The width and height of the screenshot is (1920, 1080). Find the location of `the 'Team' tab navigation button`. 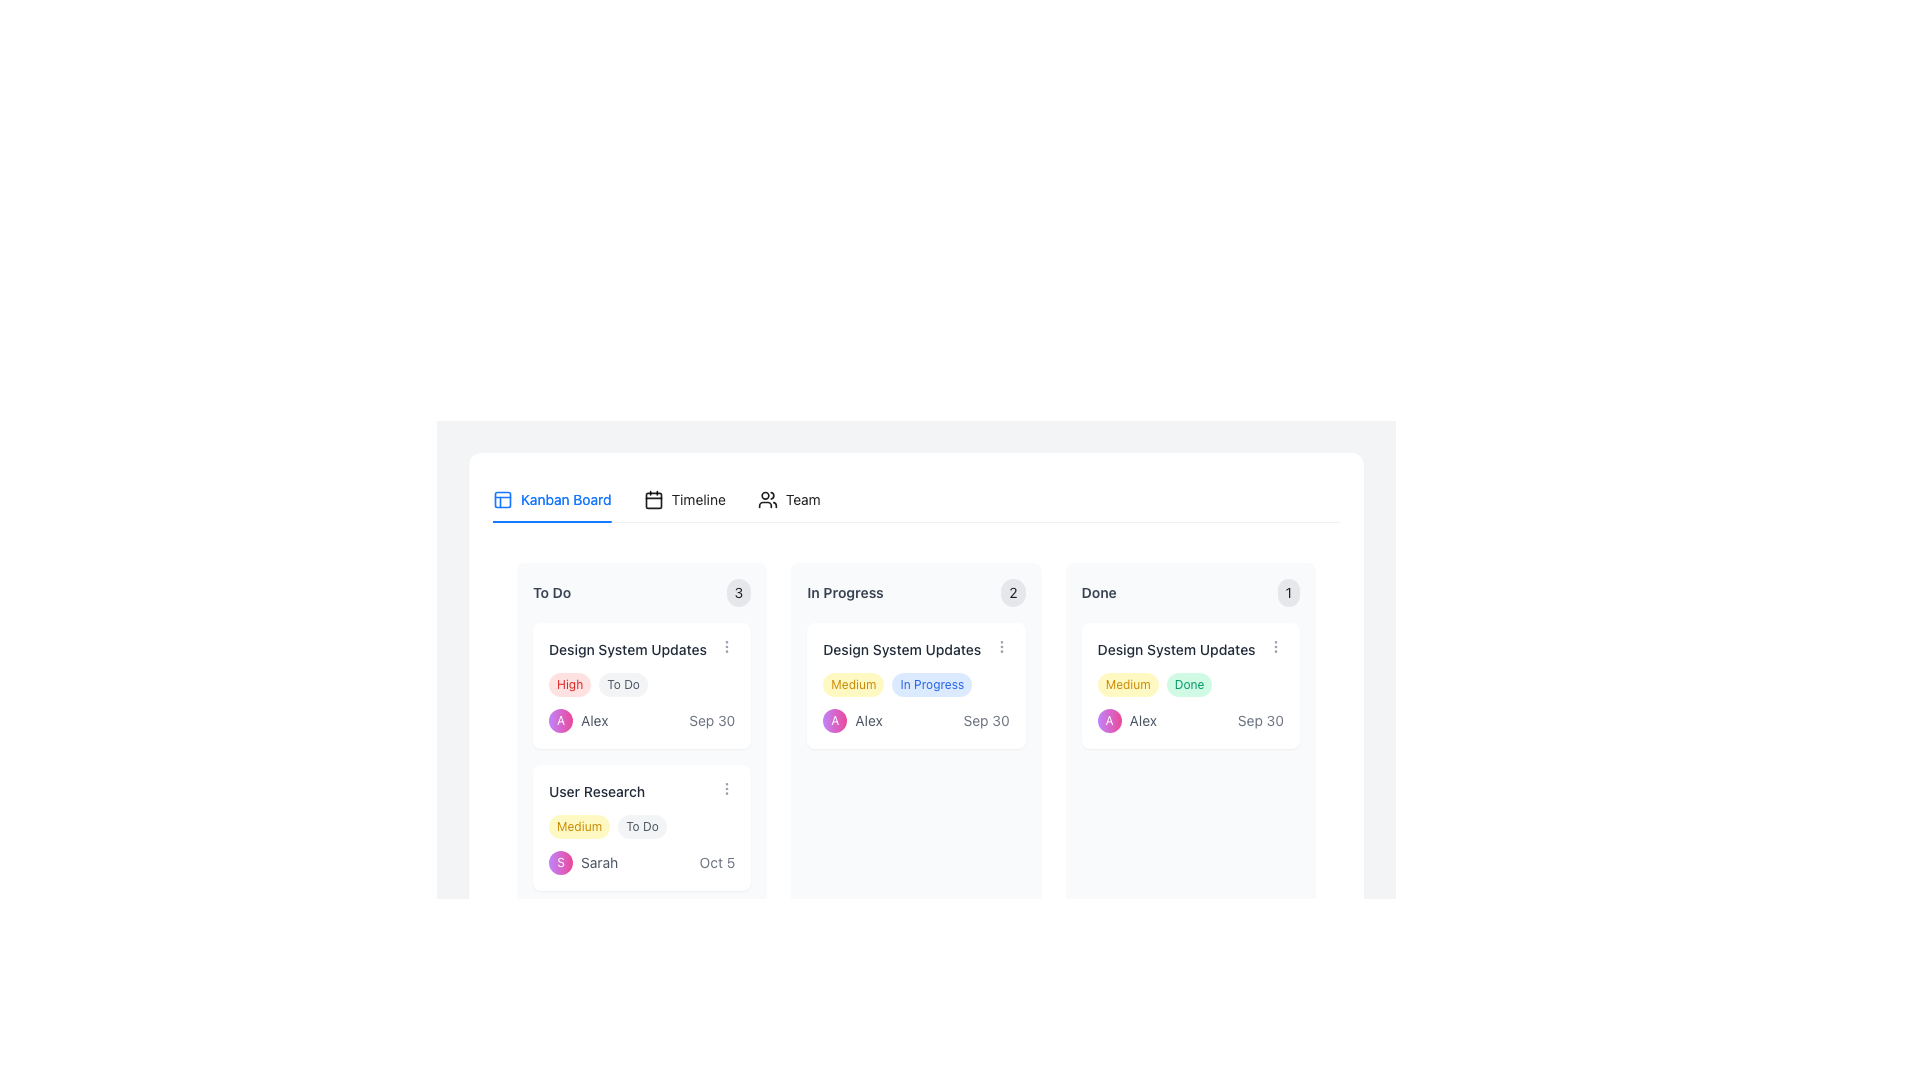

the 'Team' tab navigation button is located at coordinates (788, 499).